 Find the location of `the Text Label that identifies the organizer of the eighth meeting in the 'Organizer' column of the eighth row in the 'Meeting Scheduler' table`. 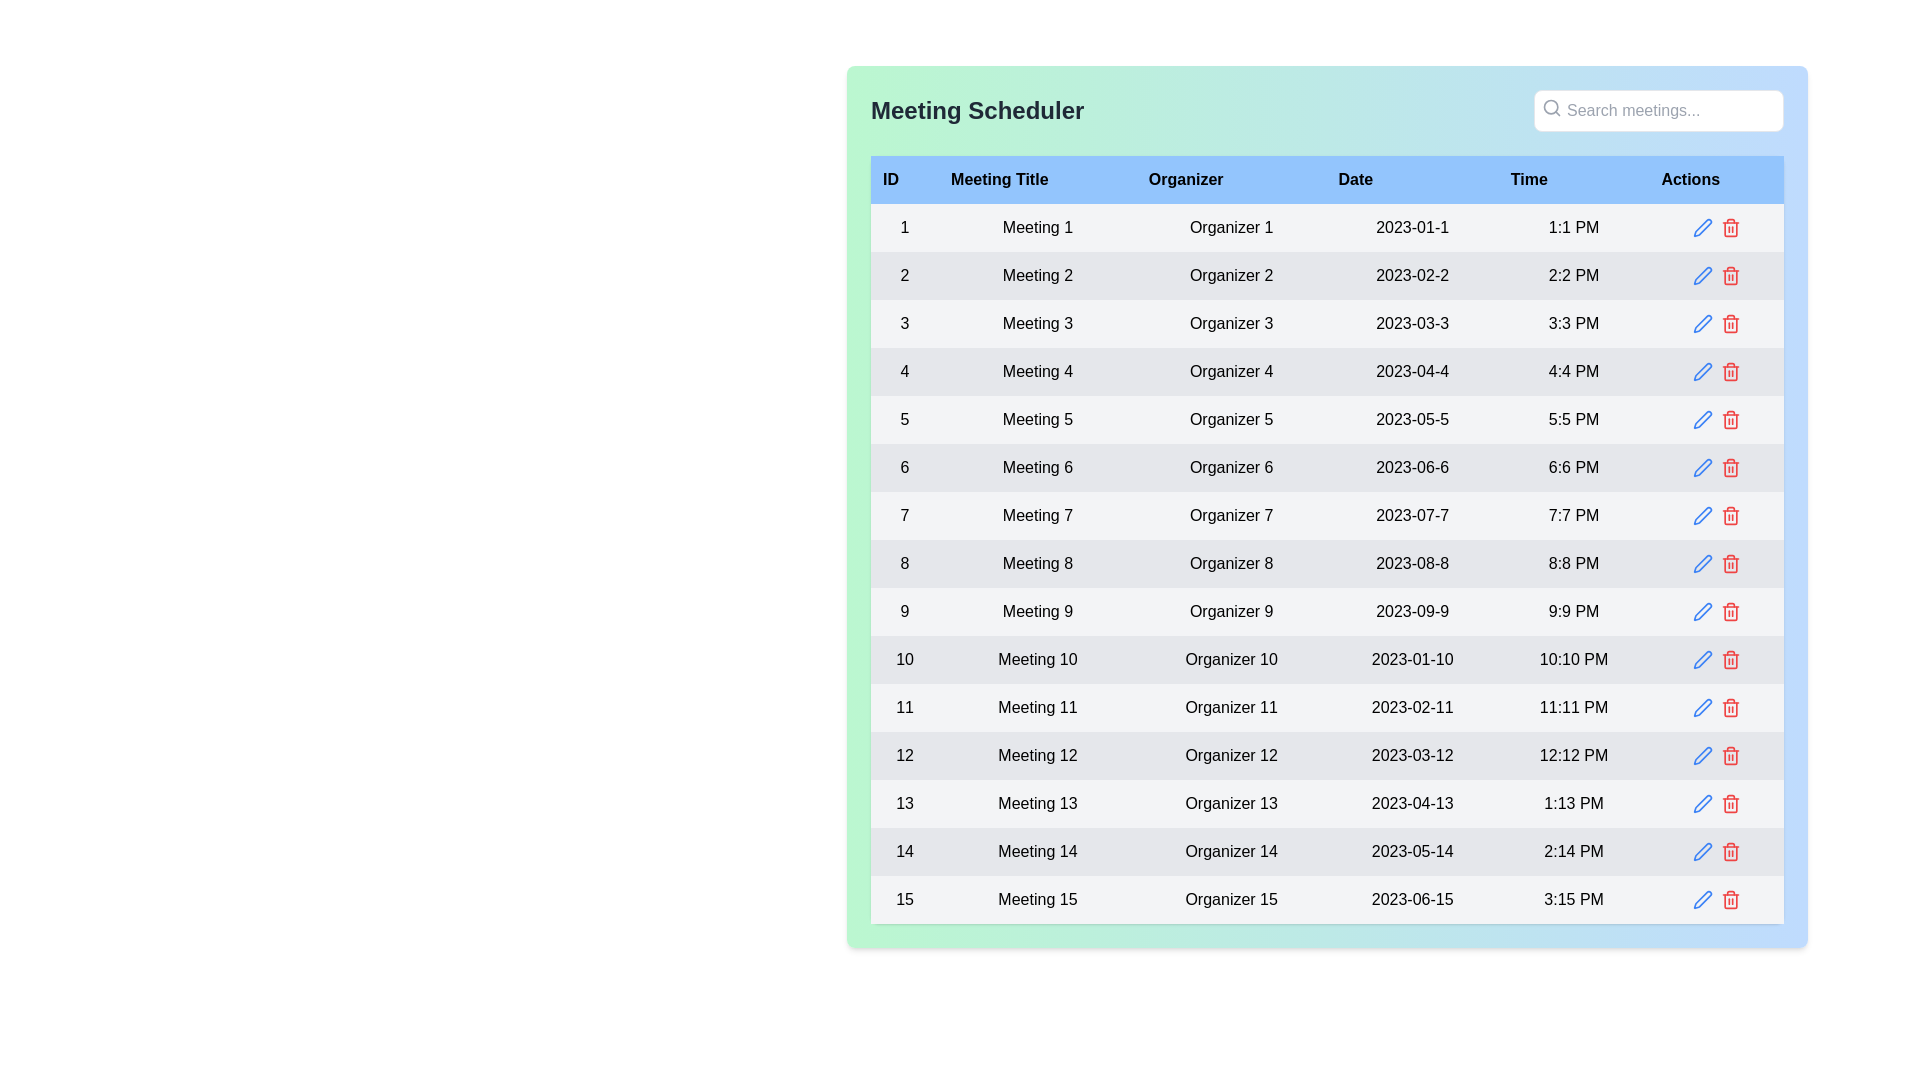

the Text Label that identifies the organizer of the eighth meeting in the 'Organizer' column of the eighth row in the 'Meeting Scheduler' table is located at coordinates (1230, 563).